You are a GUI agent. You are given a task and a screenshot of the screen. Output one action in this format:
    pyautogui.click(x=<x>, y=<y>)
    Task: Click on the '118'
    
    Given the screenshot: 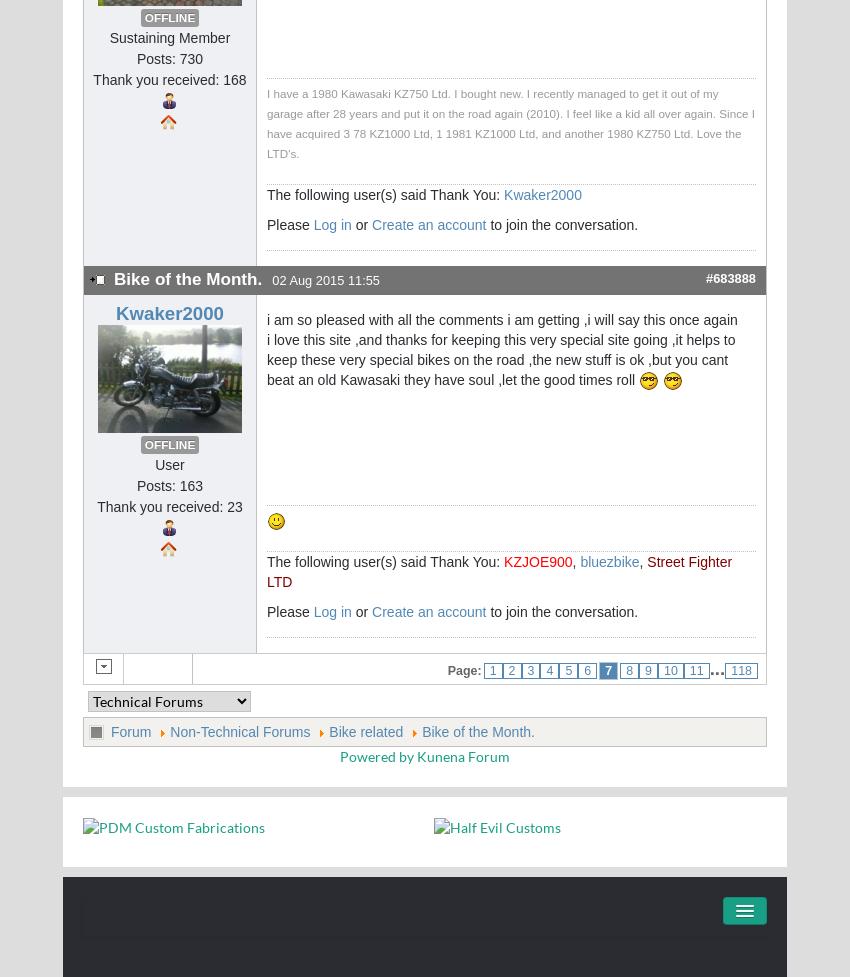 What is the action you would take?
    pyautogui.click(x=741, y=671)
    